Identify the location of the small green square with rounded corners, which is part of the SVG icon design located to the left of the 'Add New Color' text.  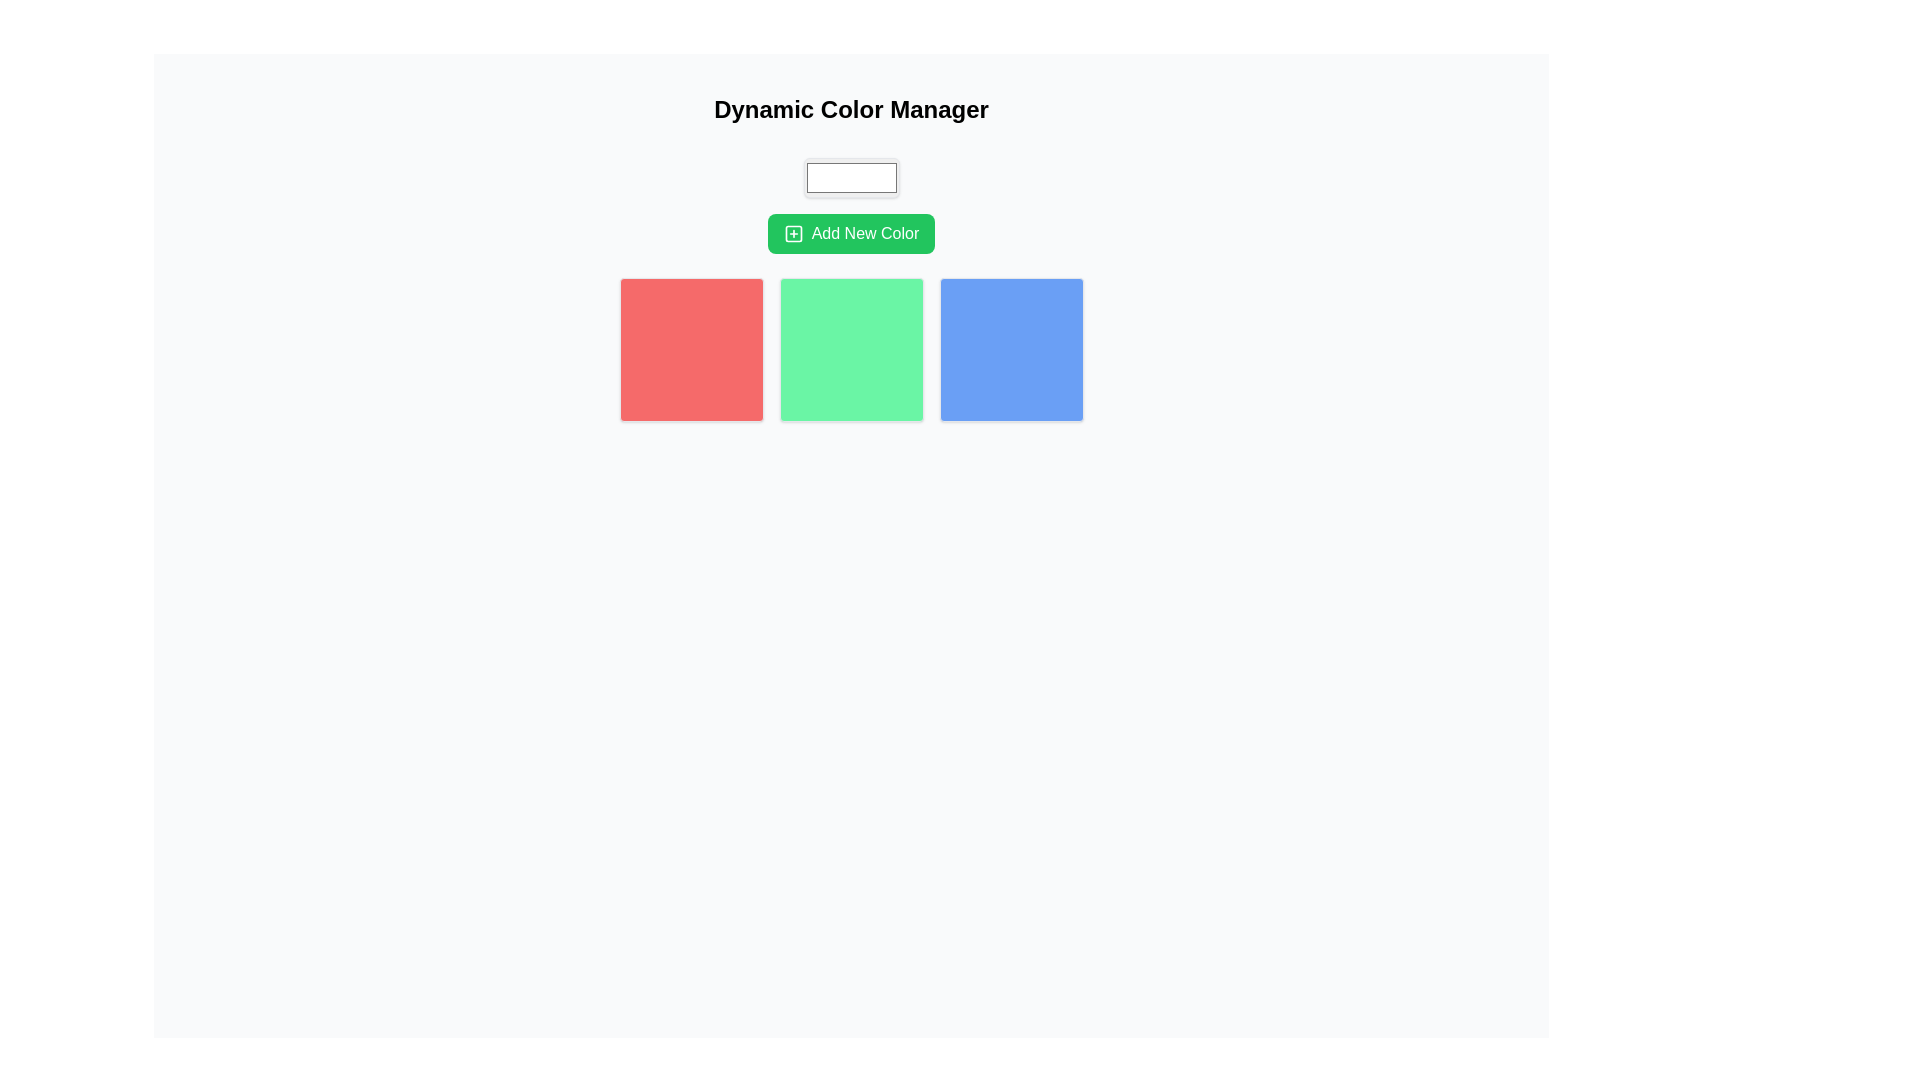
(792, 233).